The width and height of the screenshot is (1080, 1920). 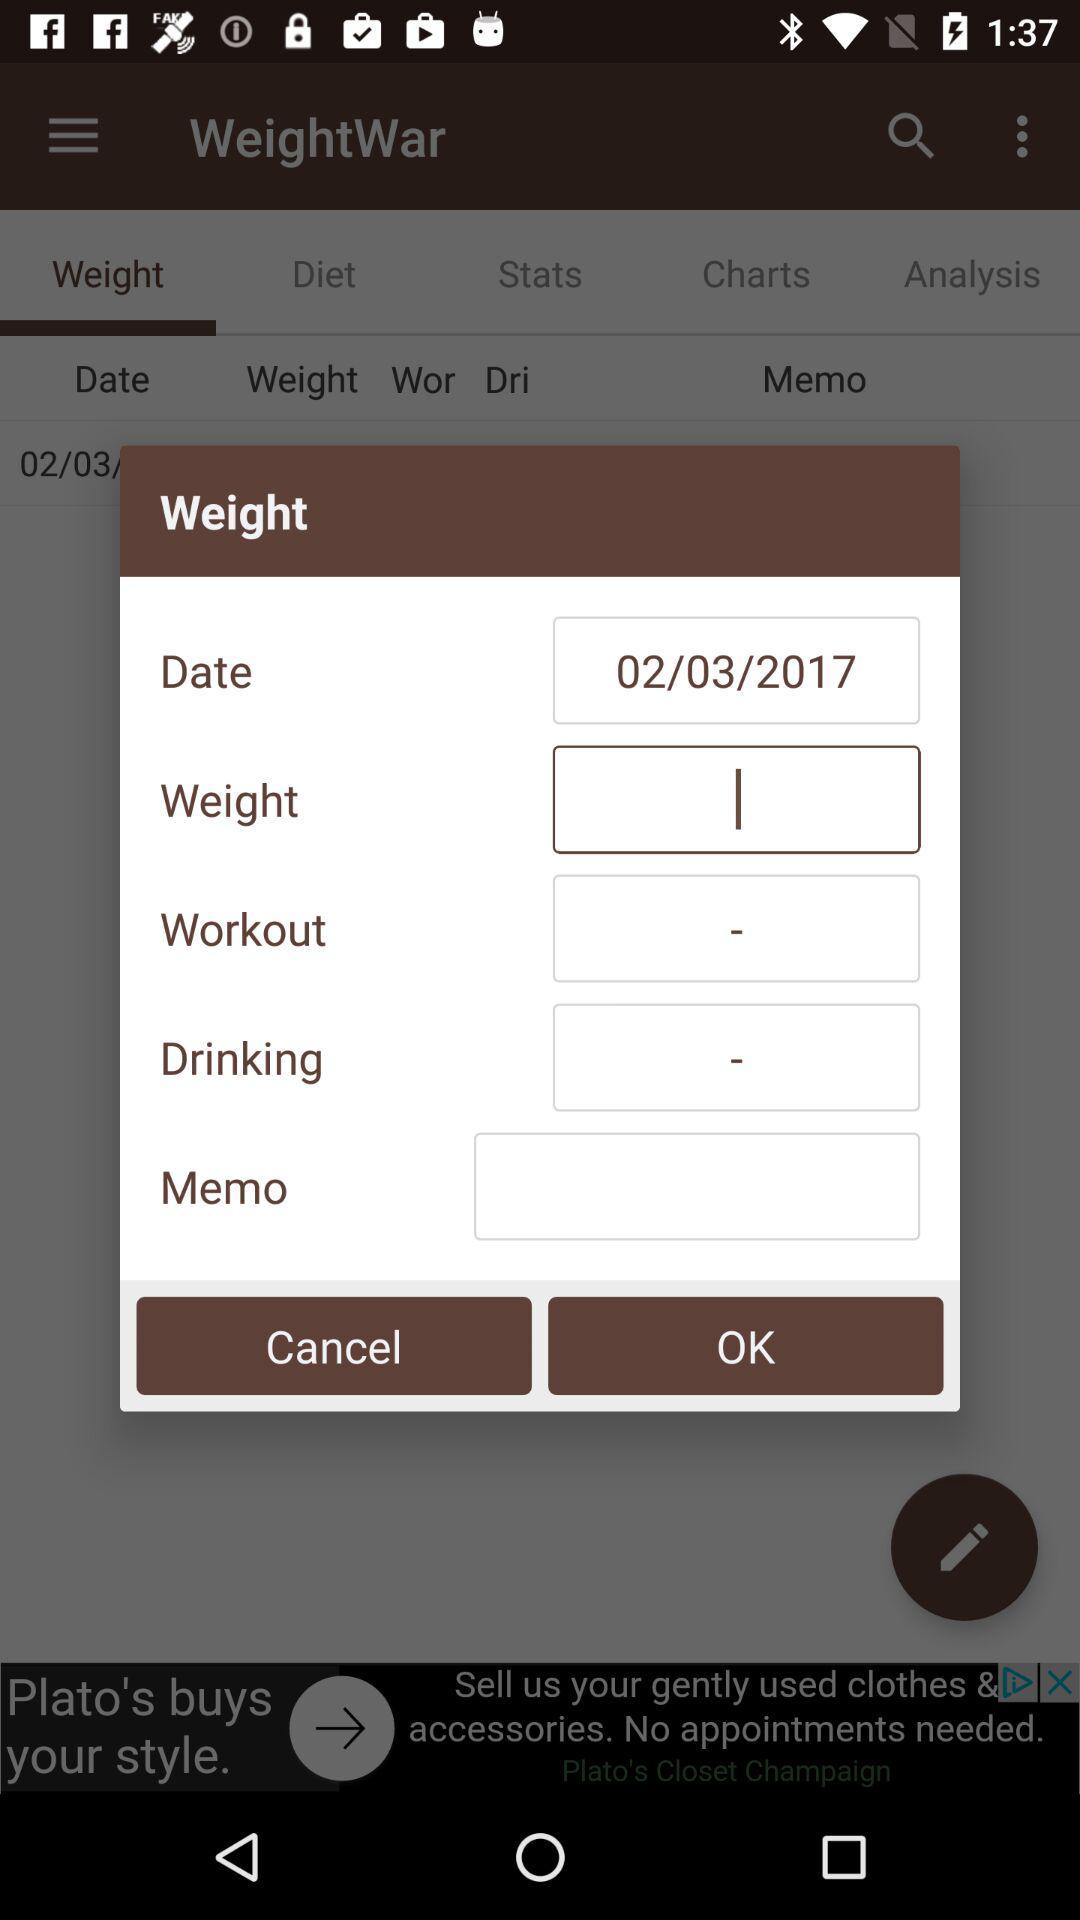 What do you see at coordinates (736, 670) in the screenshot?
I see `item next to date icon` at bounding box center [736, 670].